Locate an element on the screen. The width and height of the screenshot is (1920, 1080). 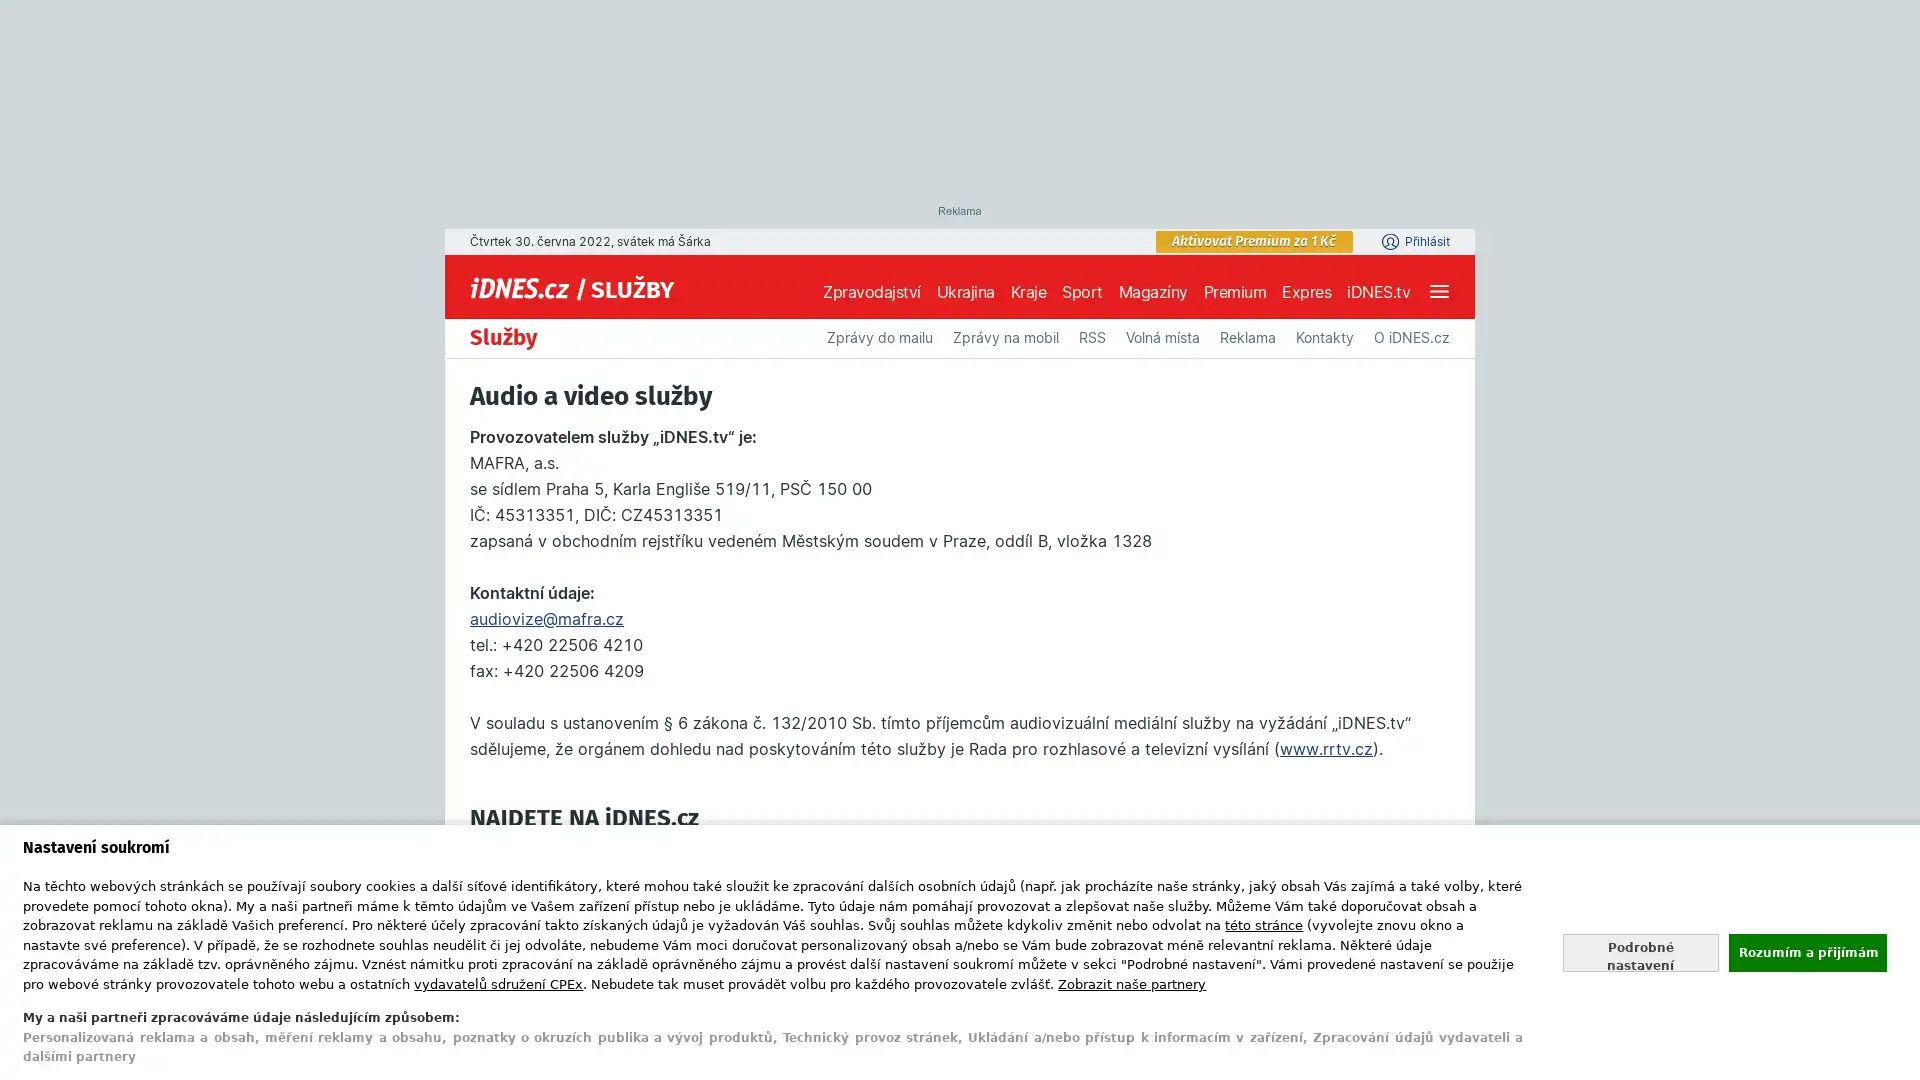
Souhlasit s nasim zpracovanim udaju a zavrit is located at coordinates (1806, 951).